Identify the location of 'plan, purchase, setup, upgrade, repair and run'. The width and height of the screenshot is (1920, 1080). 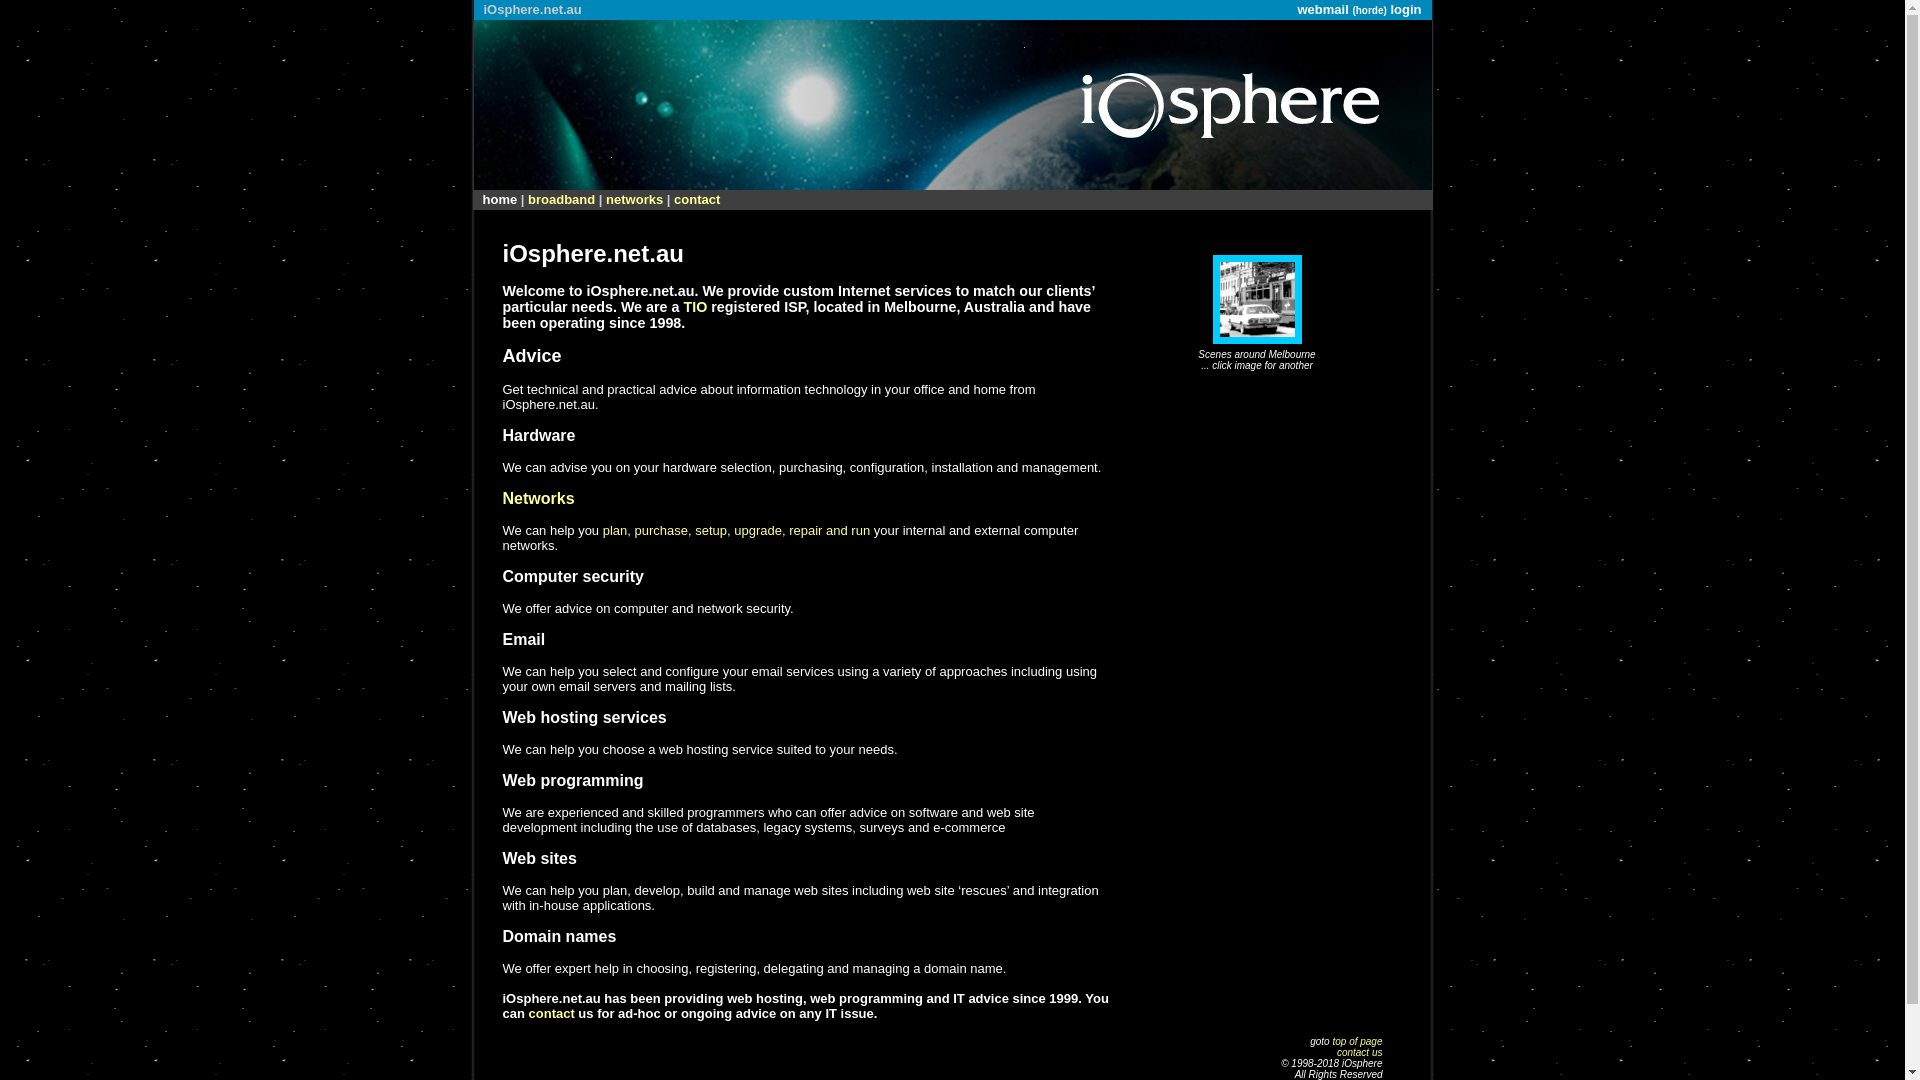
(735, 529).